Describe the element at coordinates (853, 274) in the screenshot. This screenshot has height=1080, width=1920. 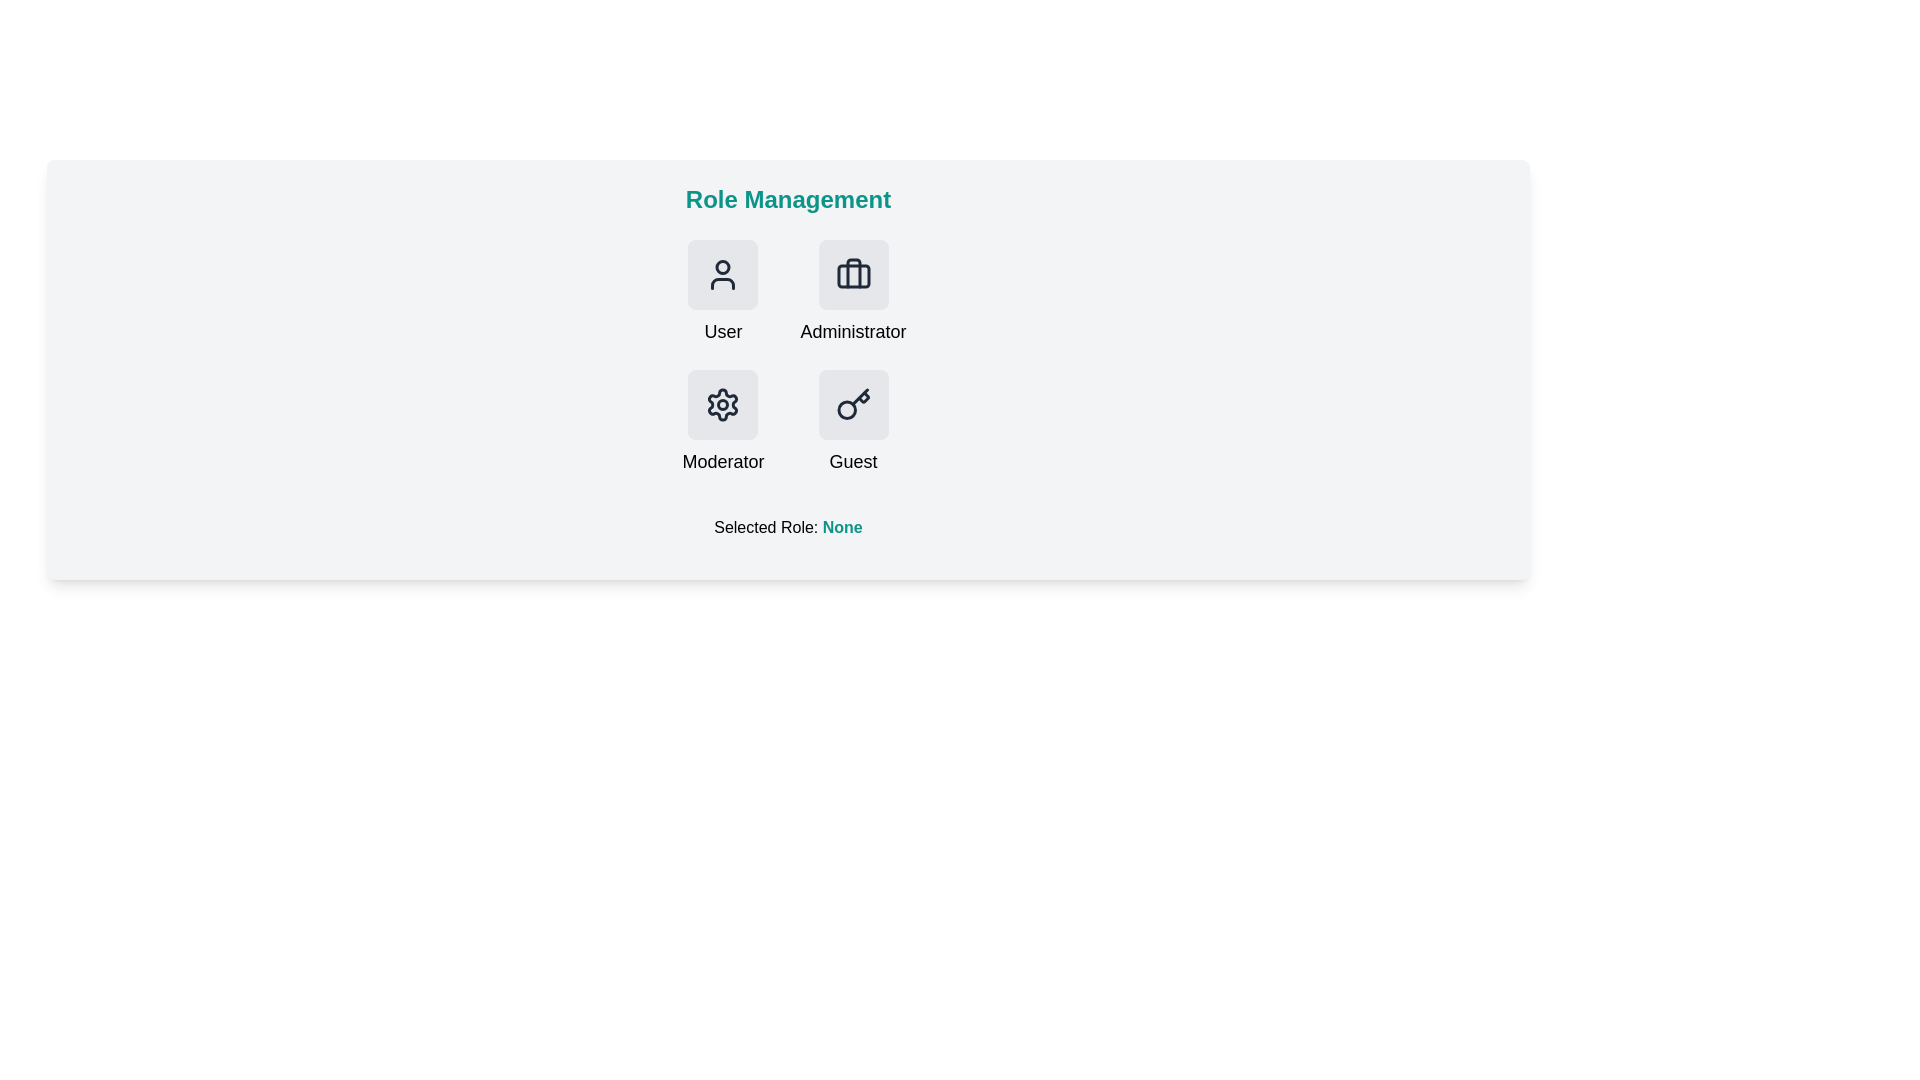
I see `the dark gray briefcase icon located in the second column of the first row of the icon grid` at that location.